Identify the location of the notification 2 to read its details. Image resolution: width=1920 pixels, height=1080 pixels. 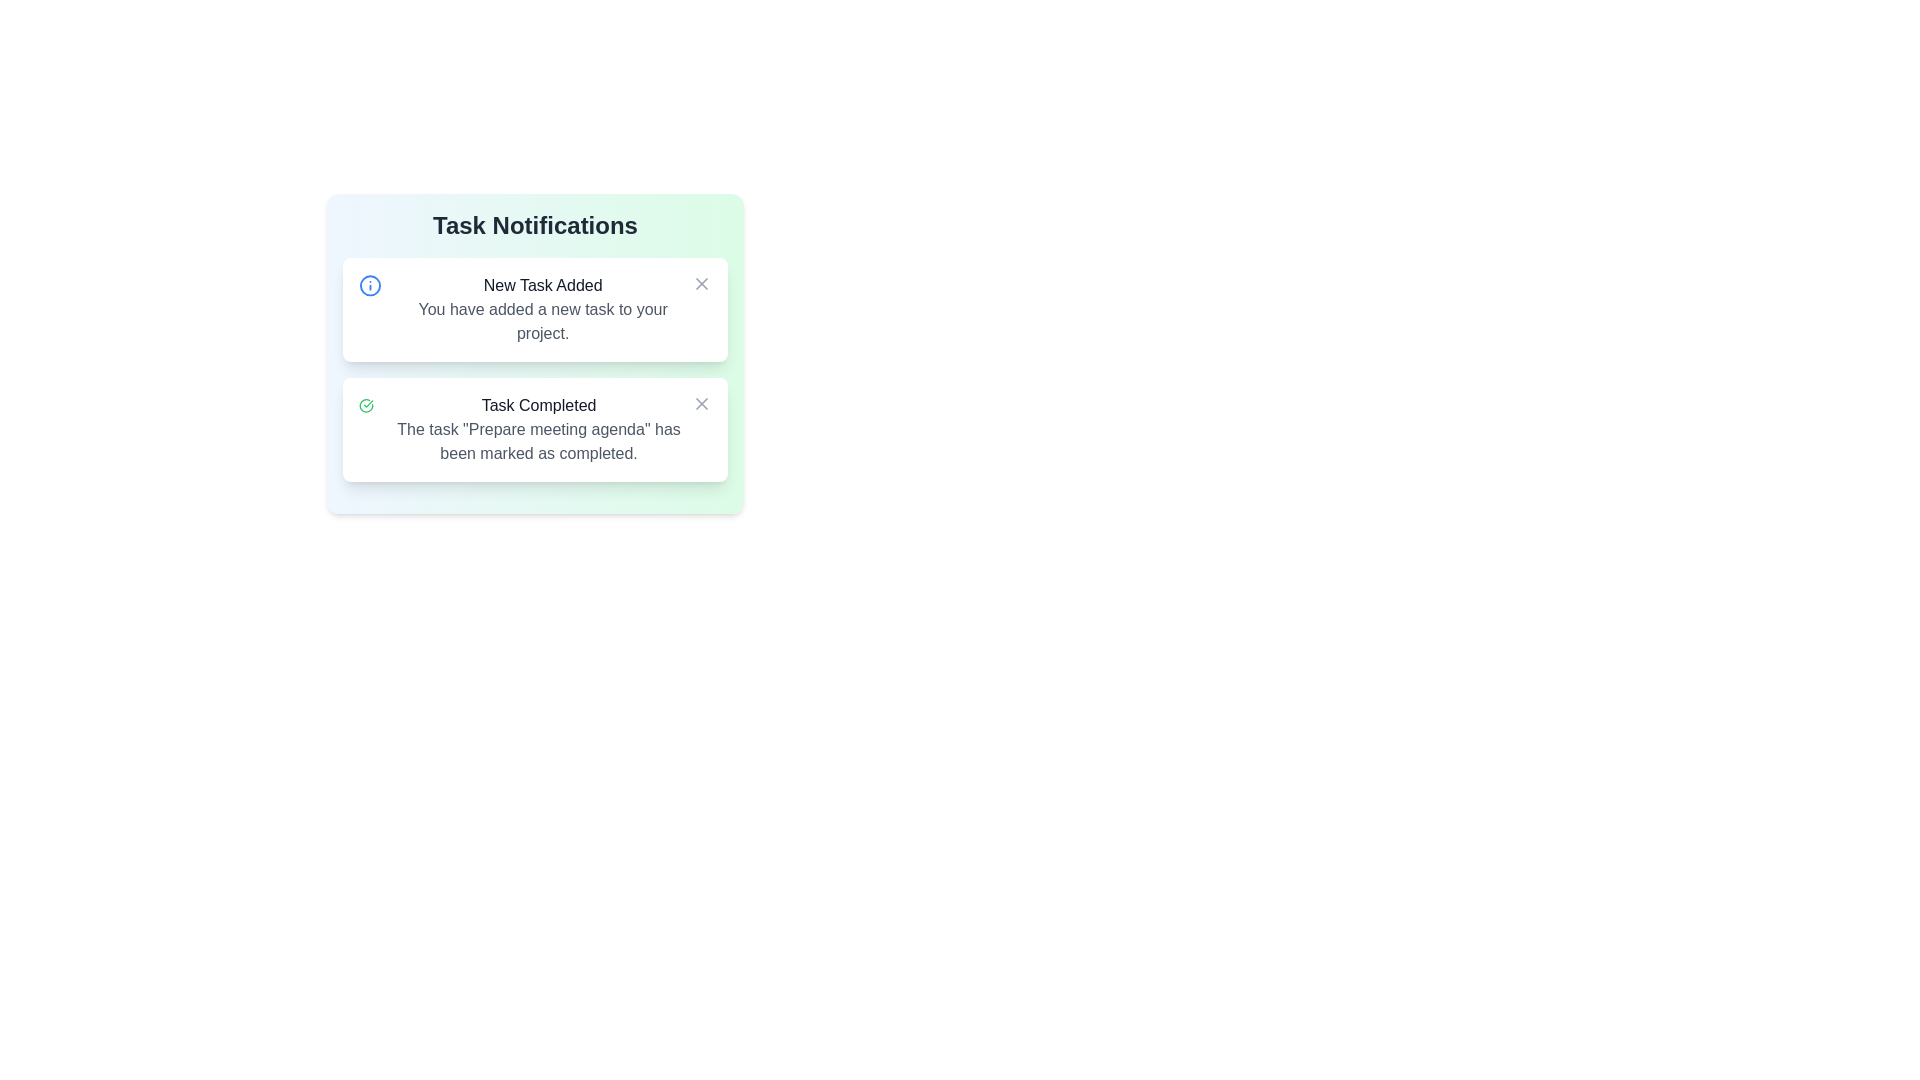
(535, 428).